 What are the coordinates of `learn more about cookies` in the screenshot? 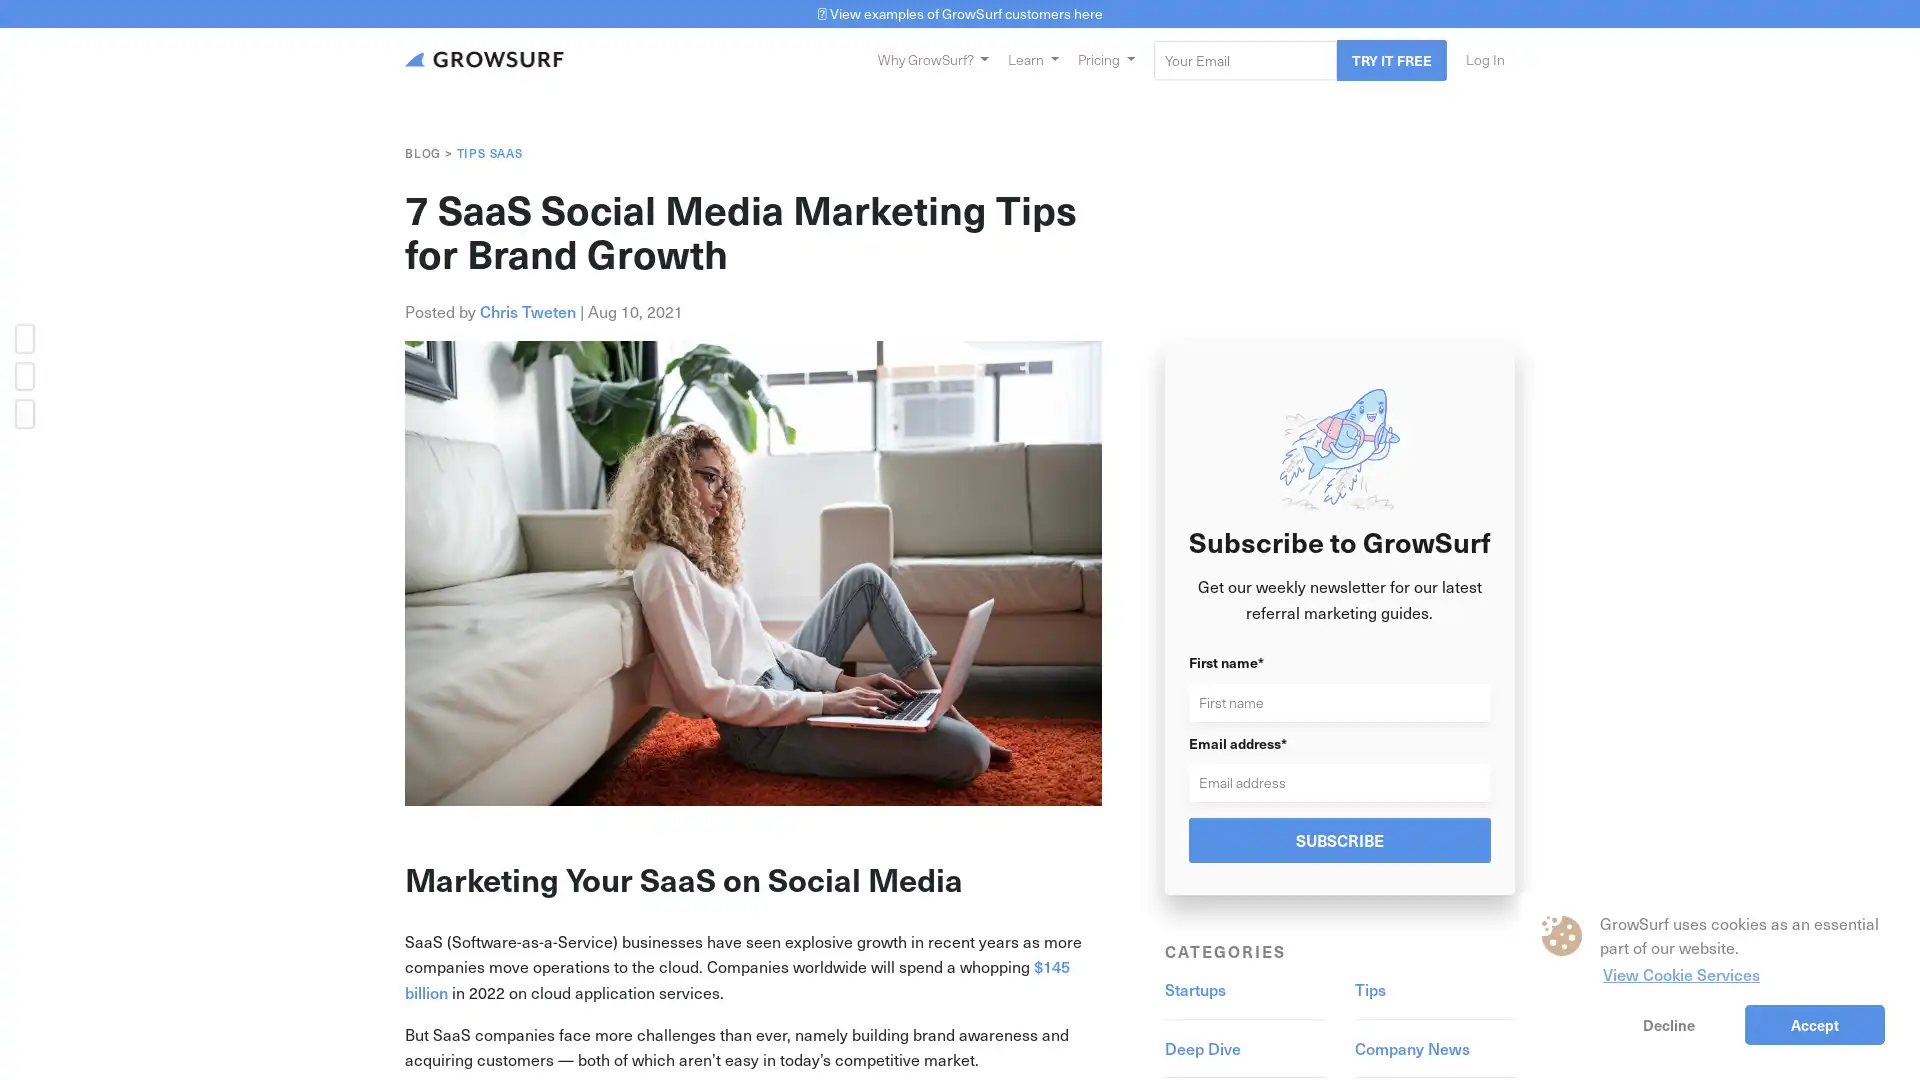 It's located at (1680, 972).